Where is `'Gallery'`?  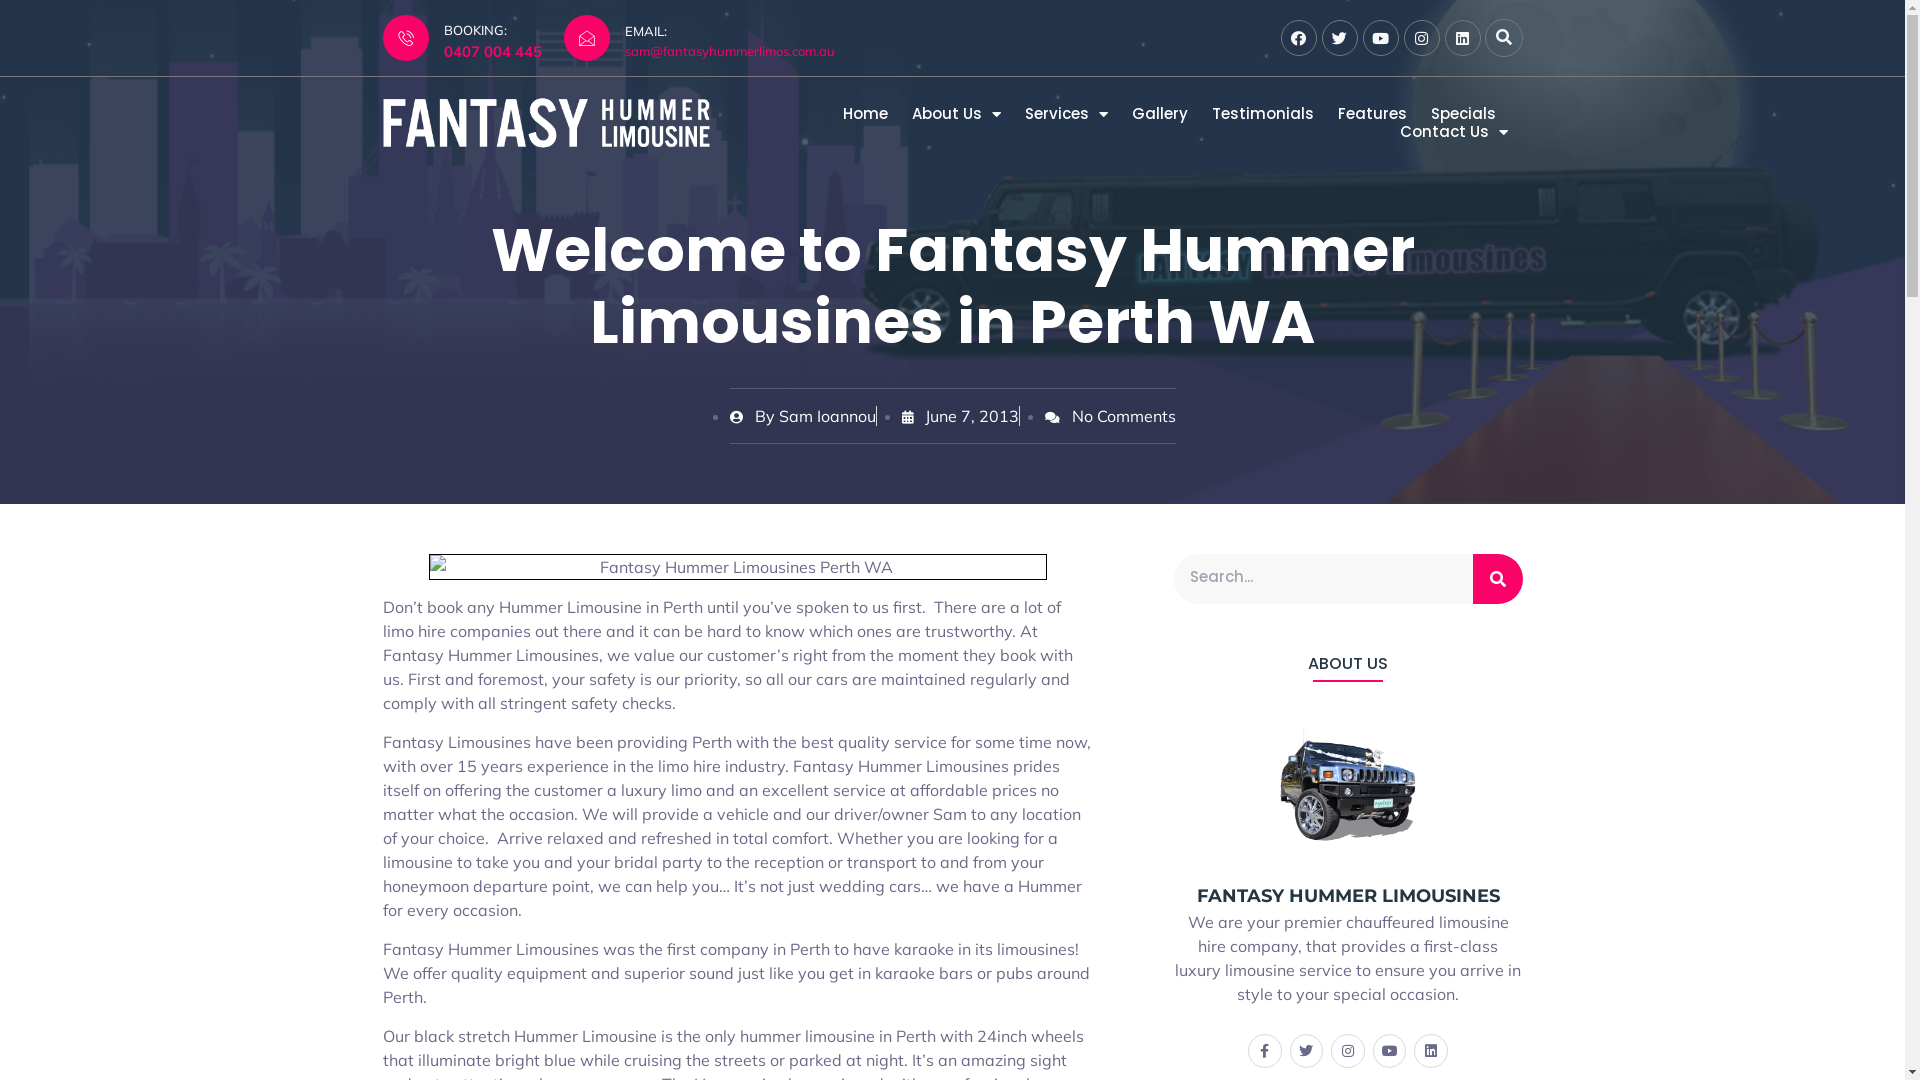 'Gallery' is located at coordinates (1132, 114).